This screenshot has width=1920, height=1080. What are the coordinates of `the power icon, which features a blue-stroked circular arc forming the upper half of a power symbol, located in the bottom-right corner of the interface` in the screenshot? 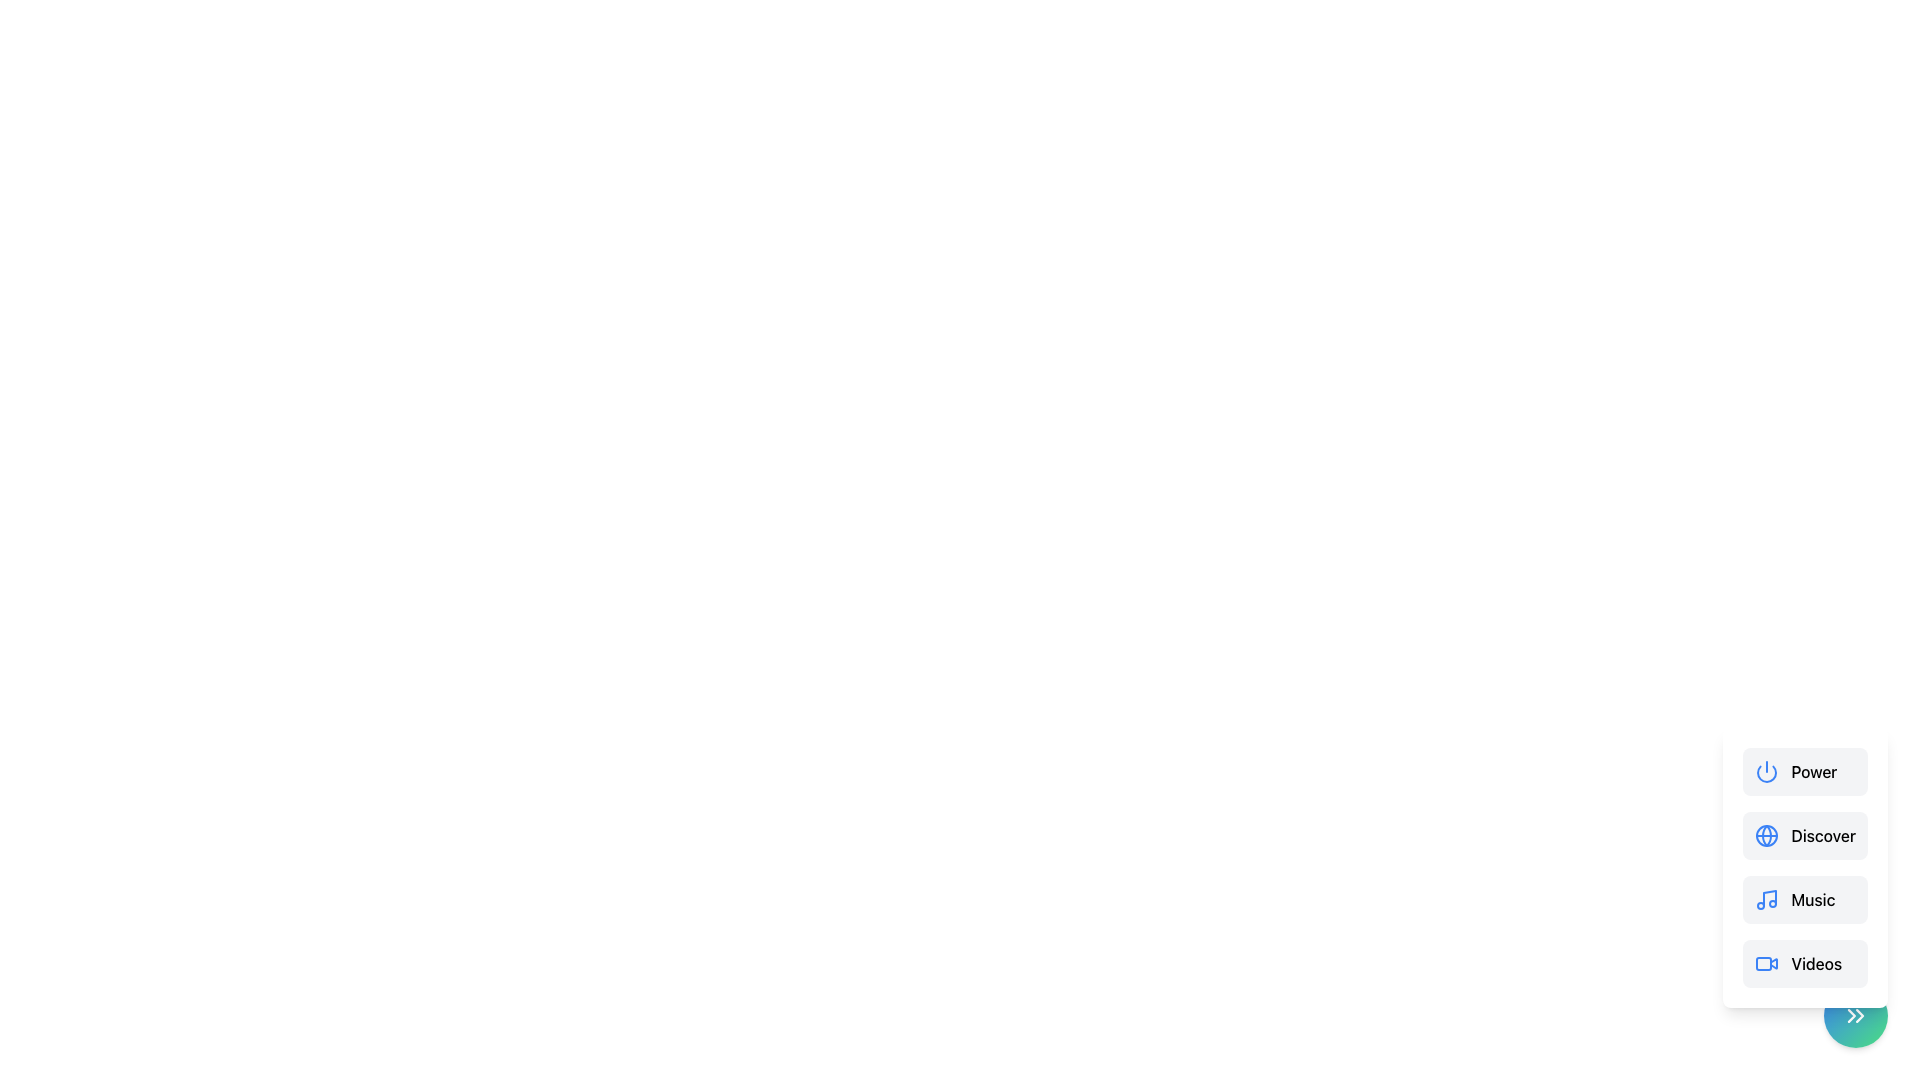 It's located at (1767, 773).